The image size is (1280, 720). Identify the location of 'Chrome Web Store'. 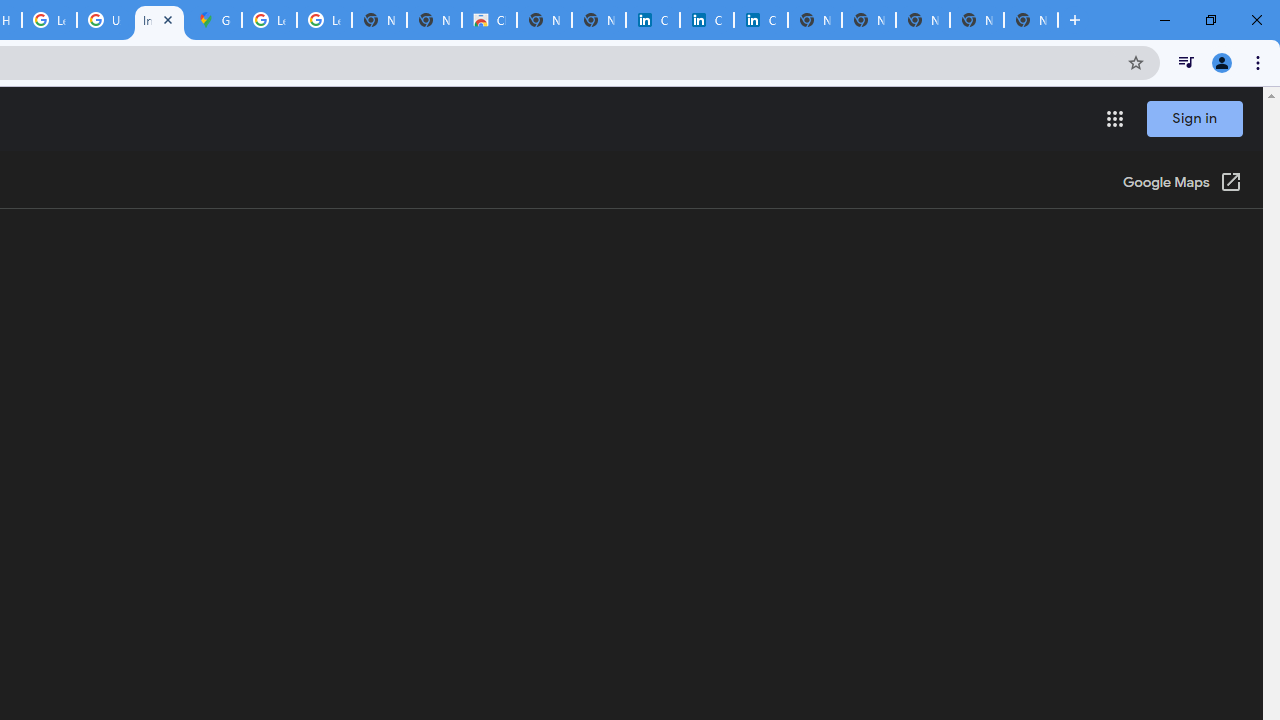
(489, 20).